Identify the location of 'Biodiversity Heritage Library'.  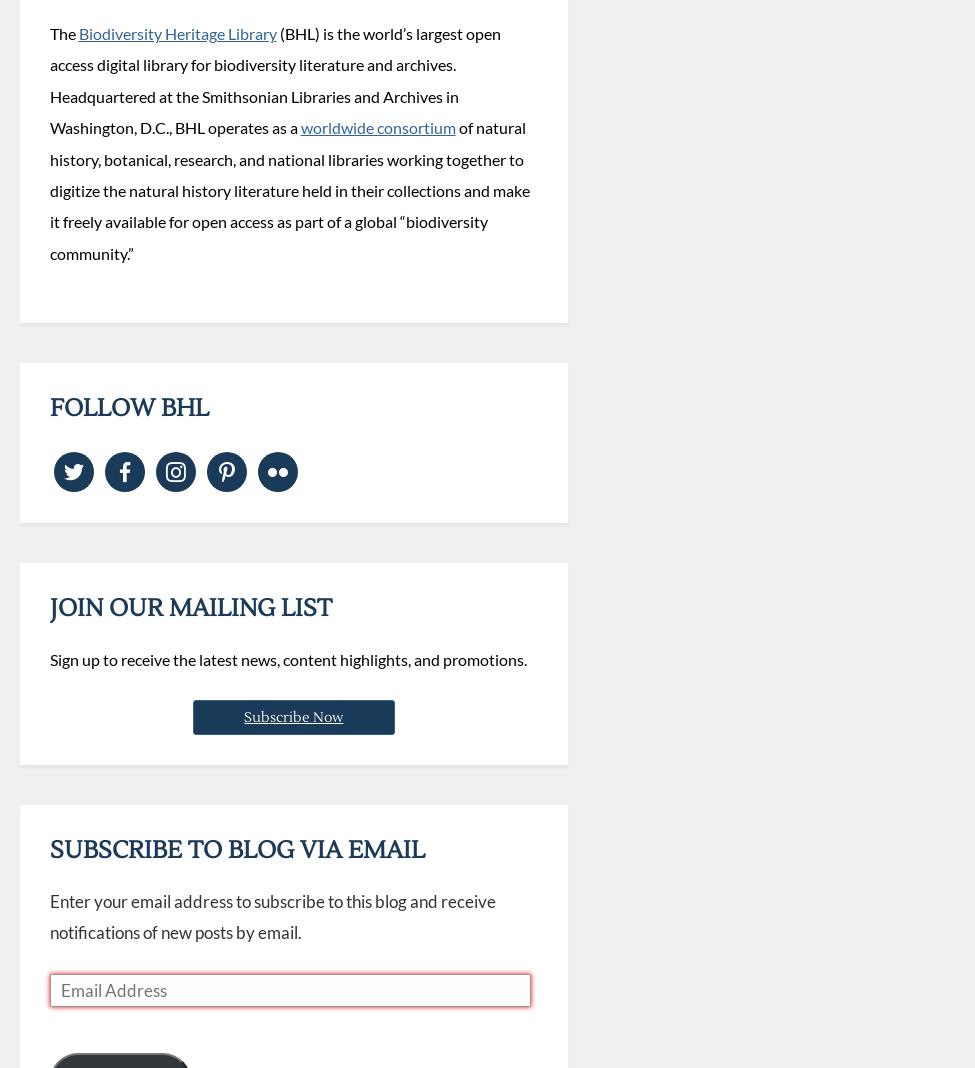
(175, 31).